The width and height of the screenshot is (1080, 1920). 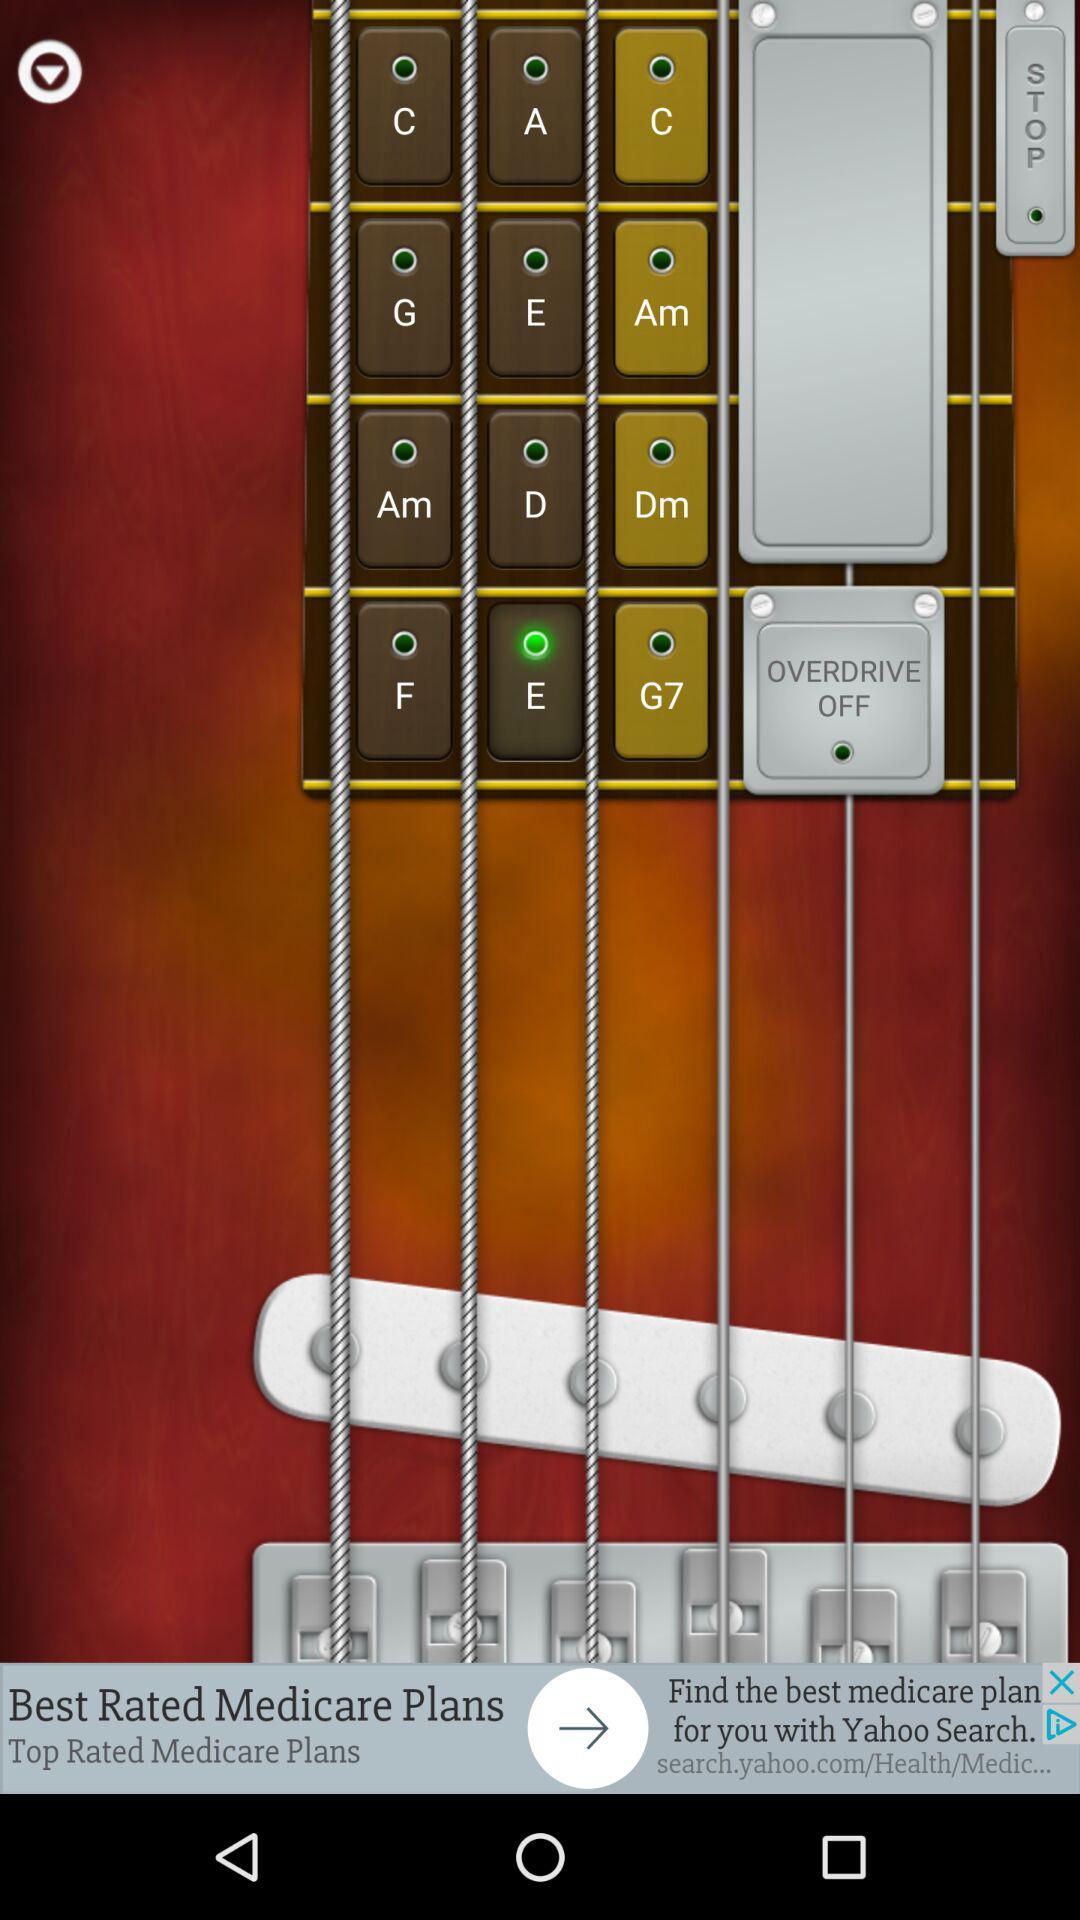 I want to click on play, so click(x=48, y=70).